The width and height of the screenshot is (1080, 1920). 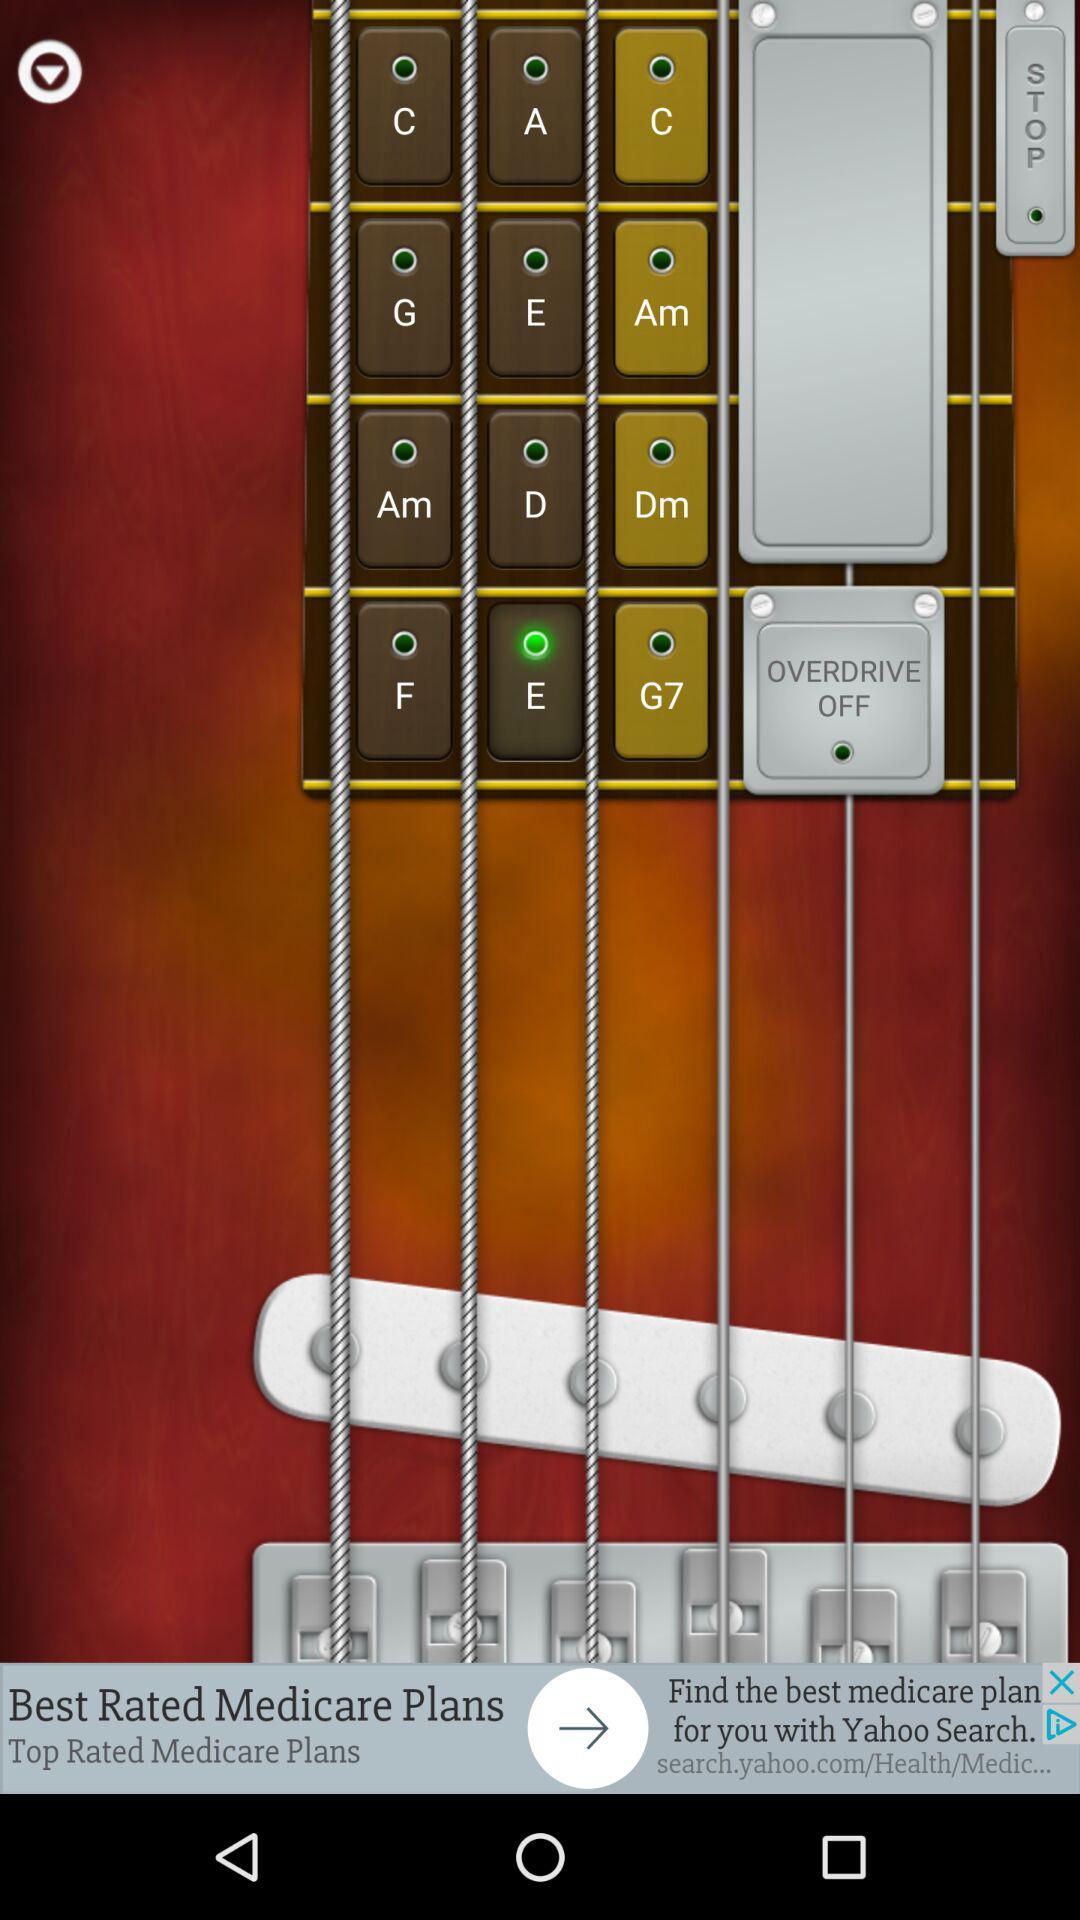 I want to click on play, so click(x=48, y=70).